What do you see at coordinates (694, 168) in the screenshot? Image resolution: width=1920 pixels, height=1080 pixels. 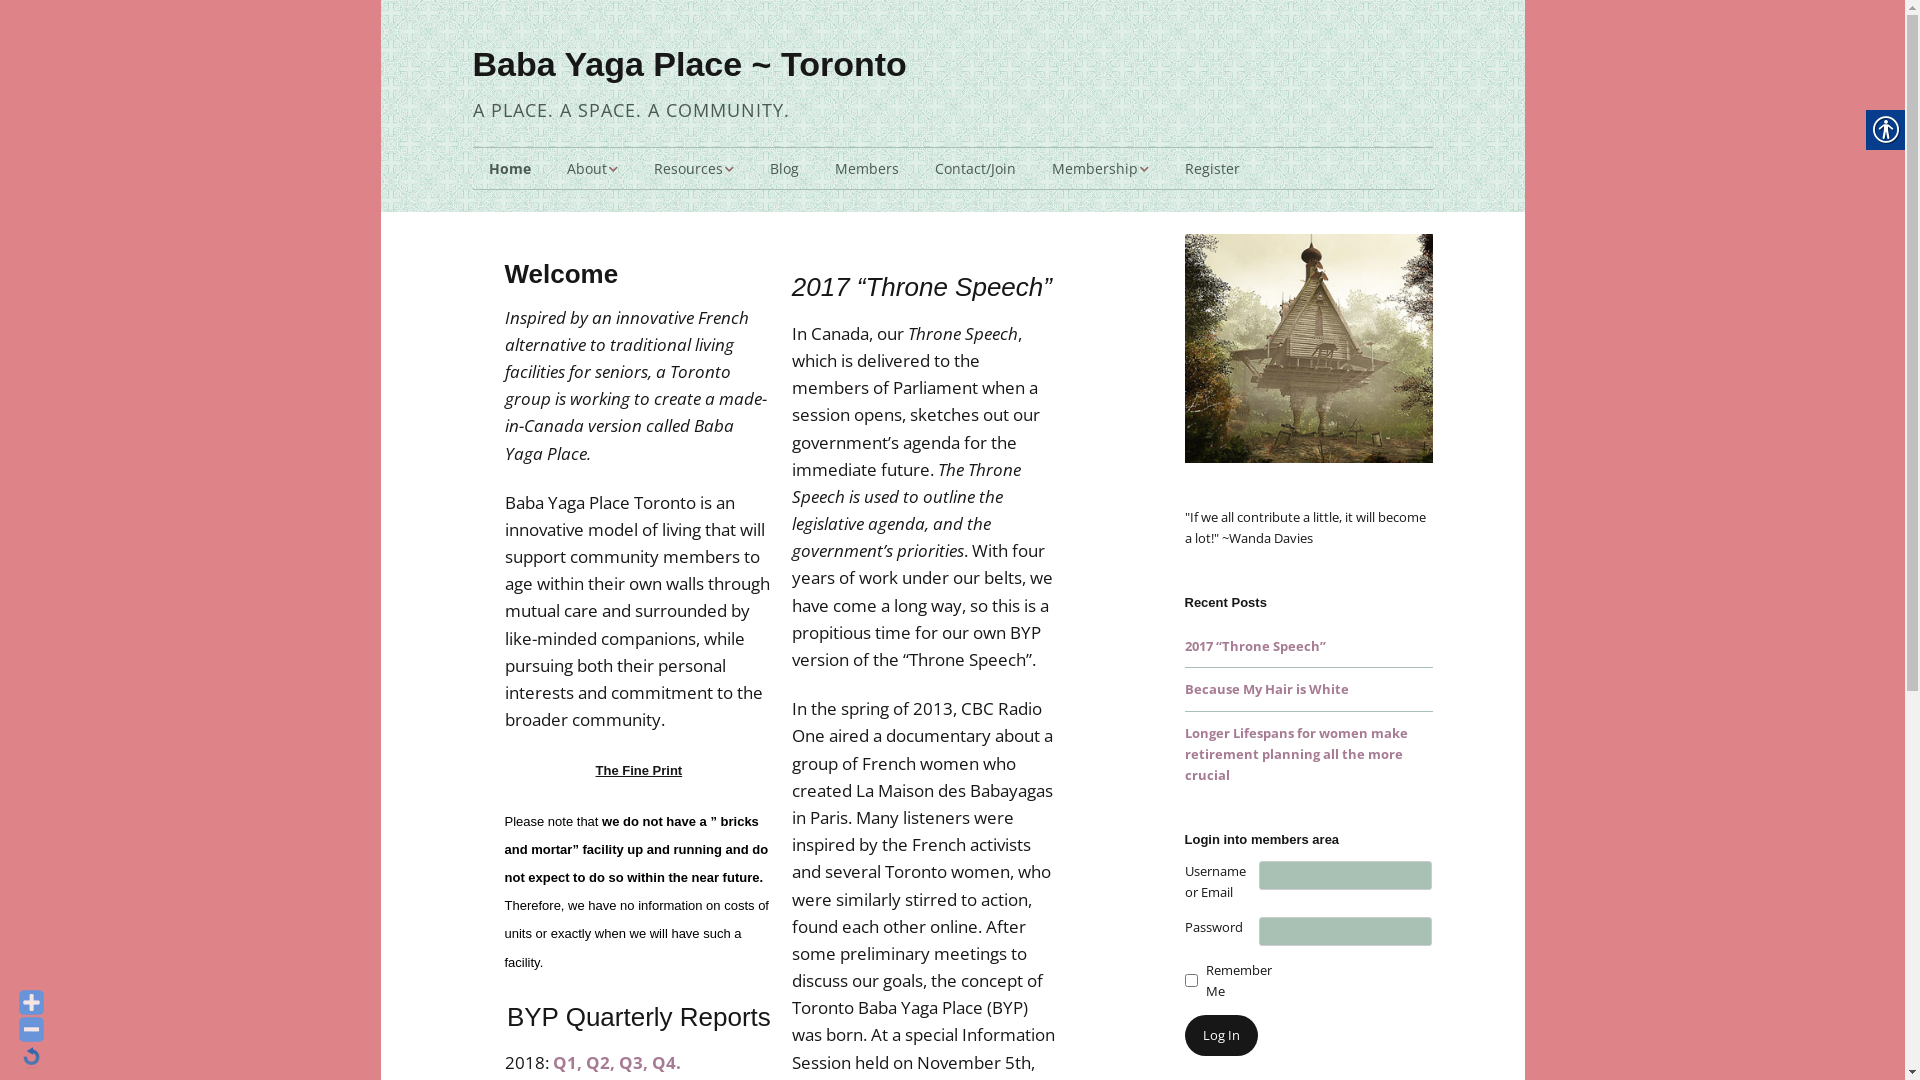 I see `'Resources'` at bounding box center [694, 168].